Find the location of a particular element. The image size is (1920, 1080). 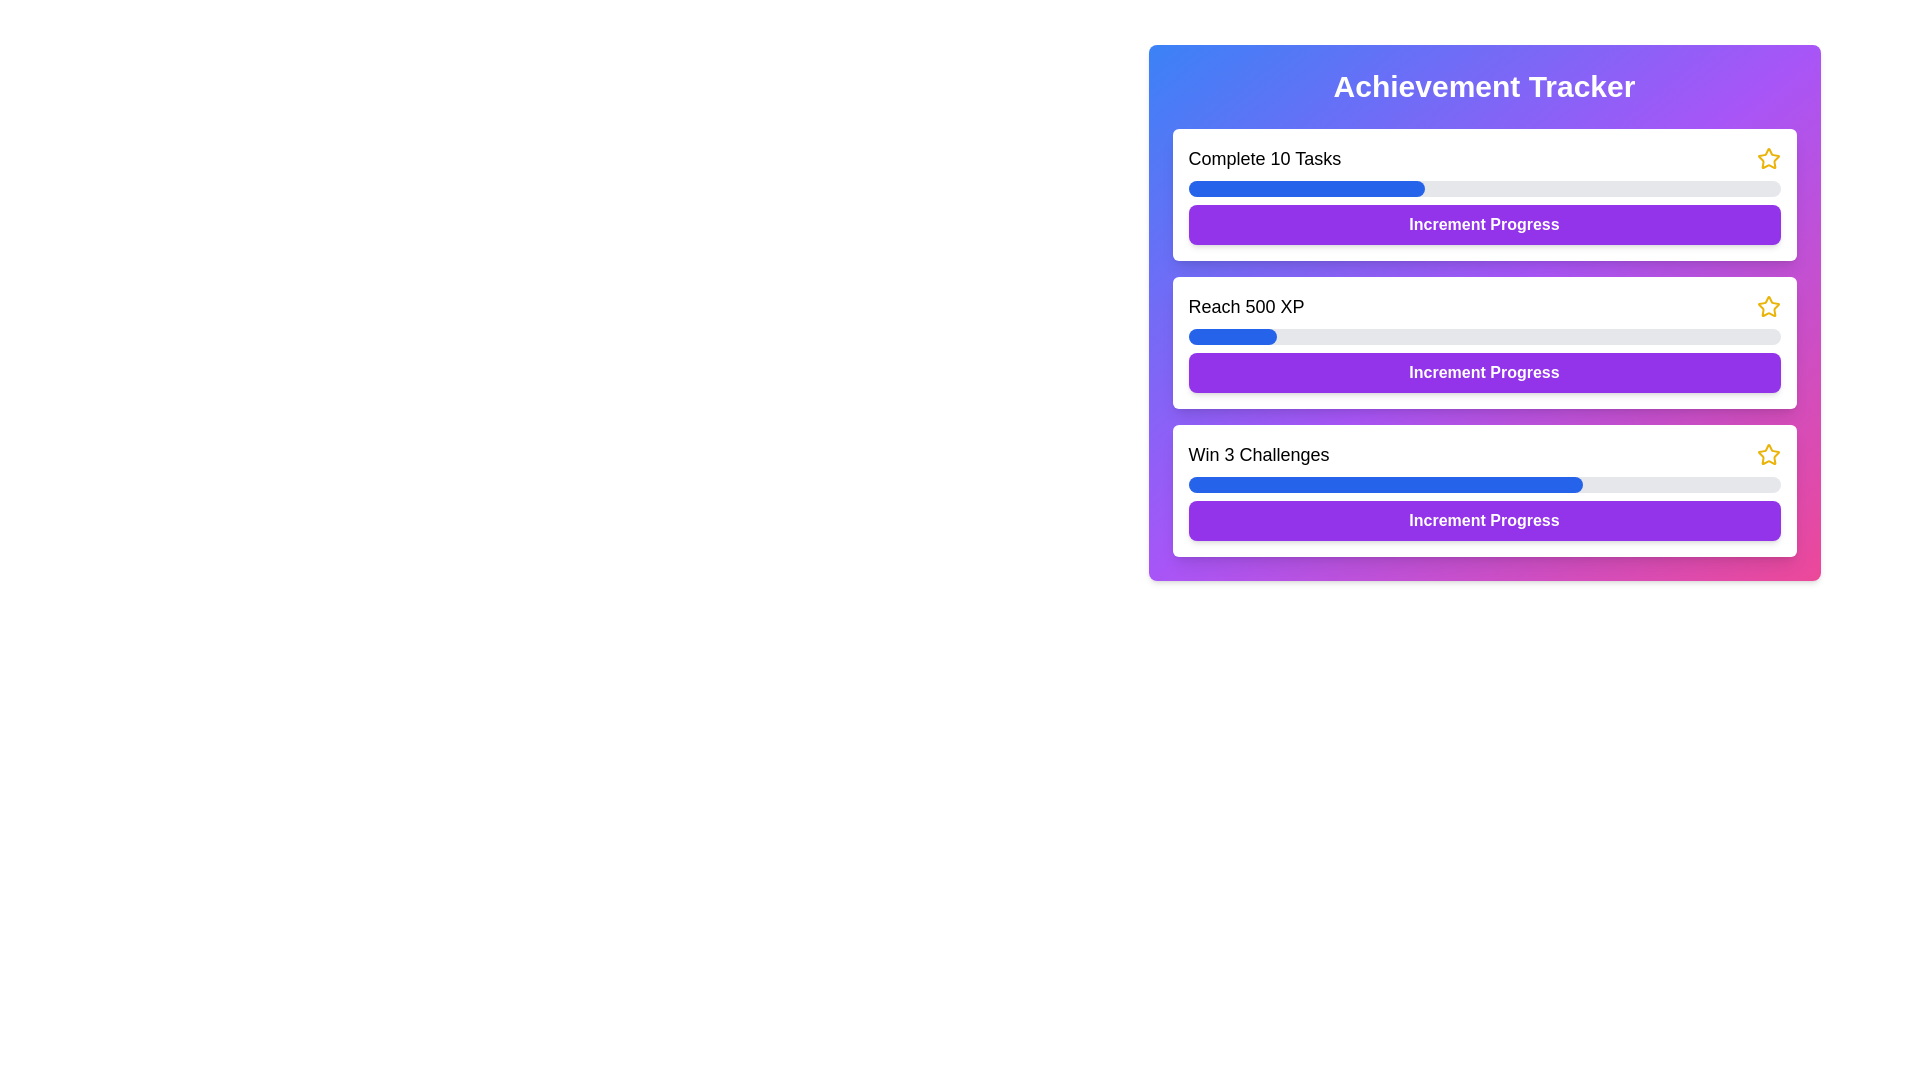

the purple 'Increment Progress' button with bold white text located within the card titled 'Complete 10 Tasks' to increment progress is located at coordinates (1484, 224).